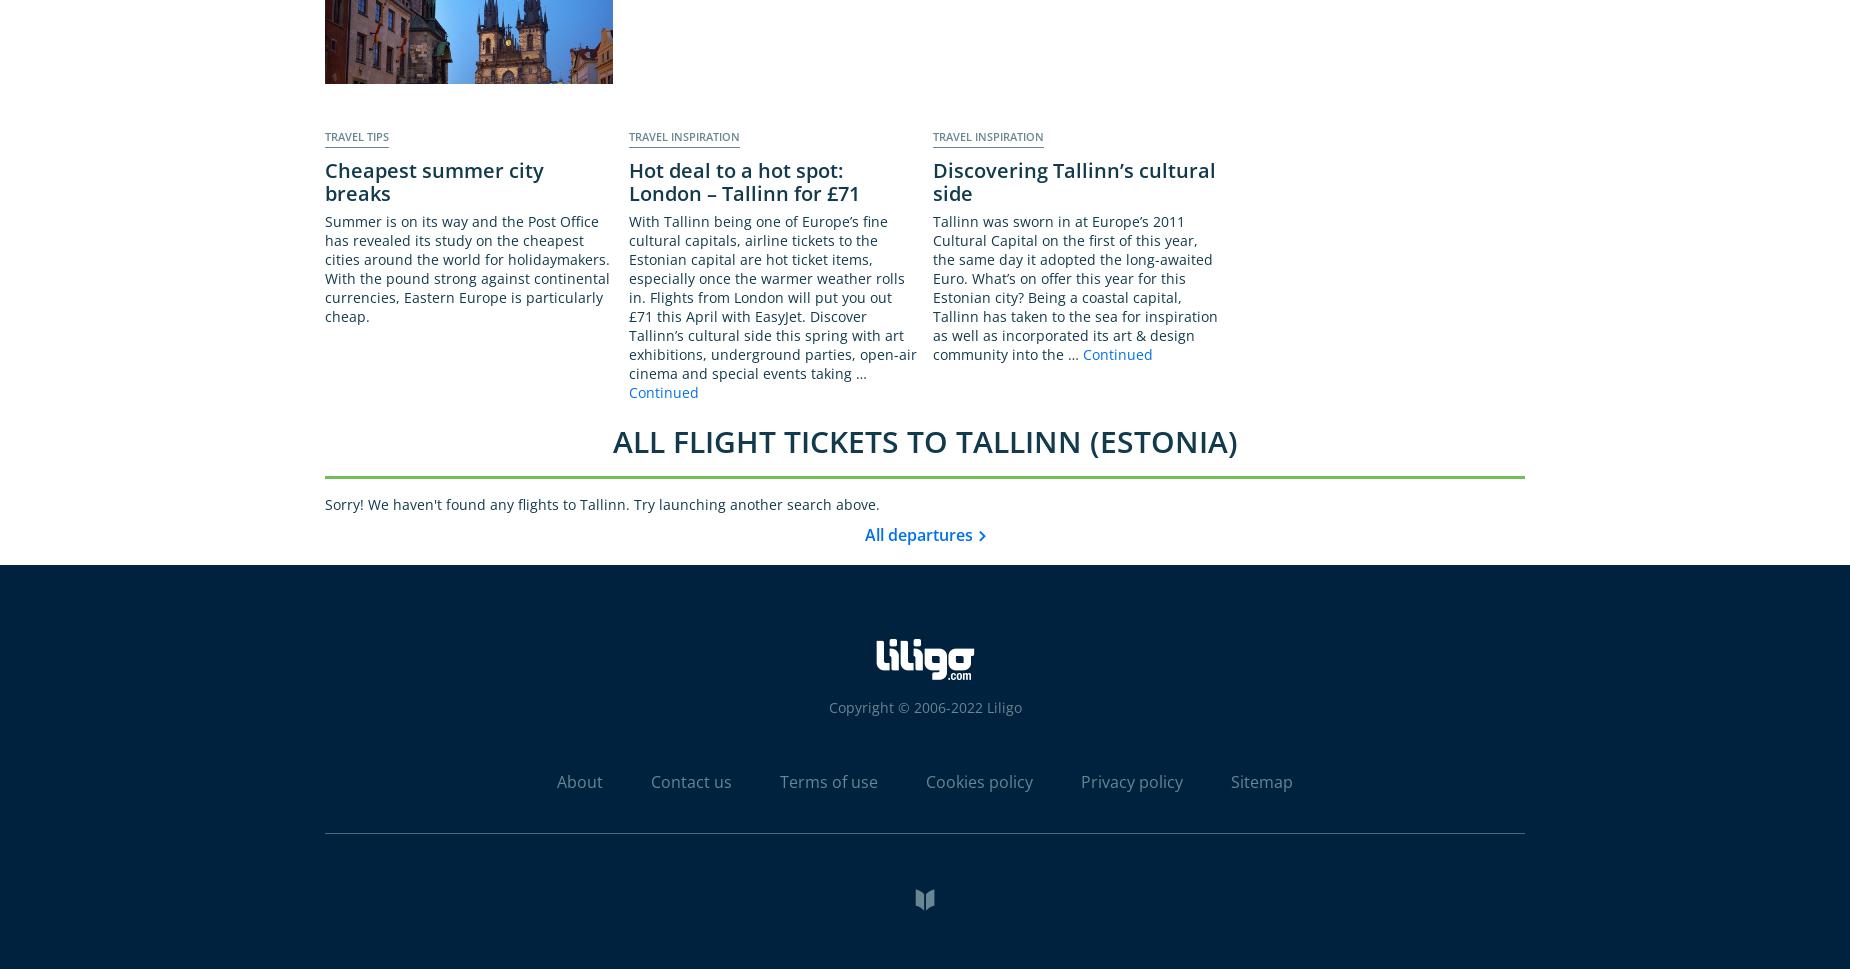  I want to click on 'Terms of use', so click(828, 780).